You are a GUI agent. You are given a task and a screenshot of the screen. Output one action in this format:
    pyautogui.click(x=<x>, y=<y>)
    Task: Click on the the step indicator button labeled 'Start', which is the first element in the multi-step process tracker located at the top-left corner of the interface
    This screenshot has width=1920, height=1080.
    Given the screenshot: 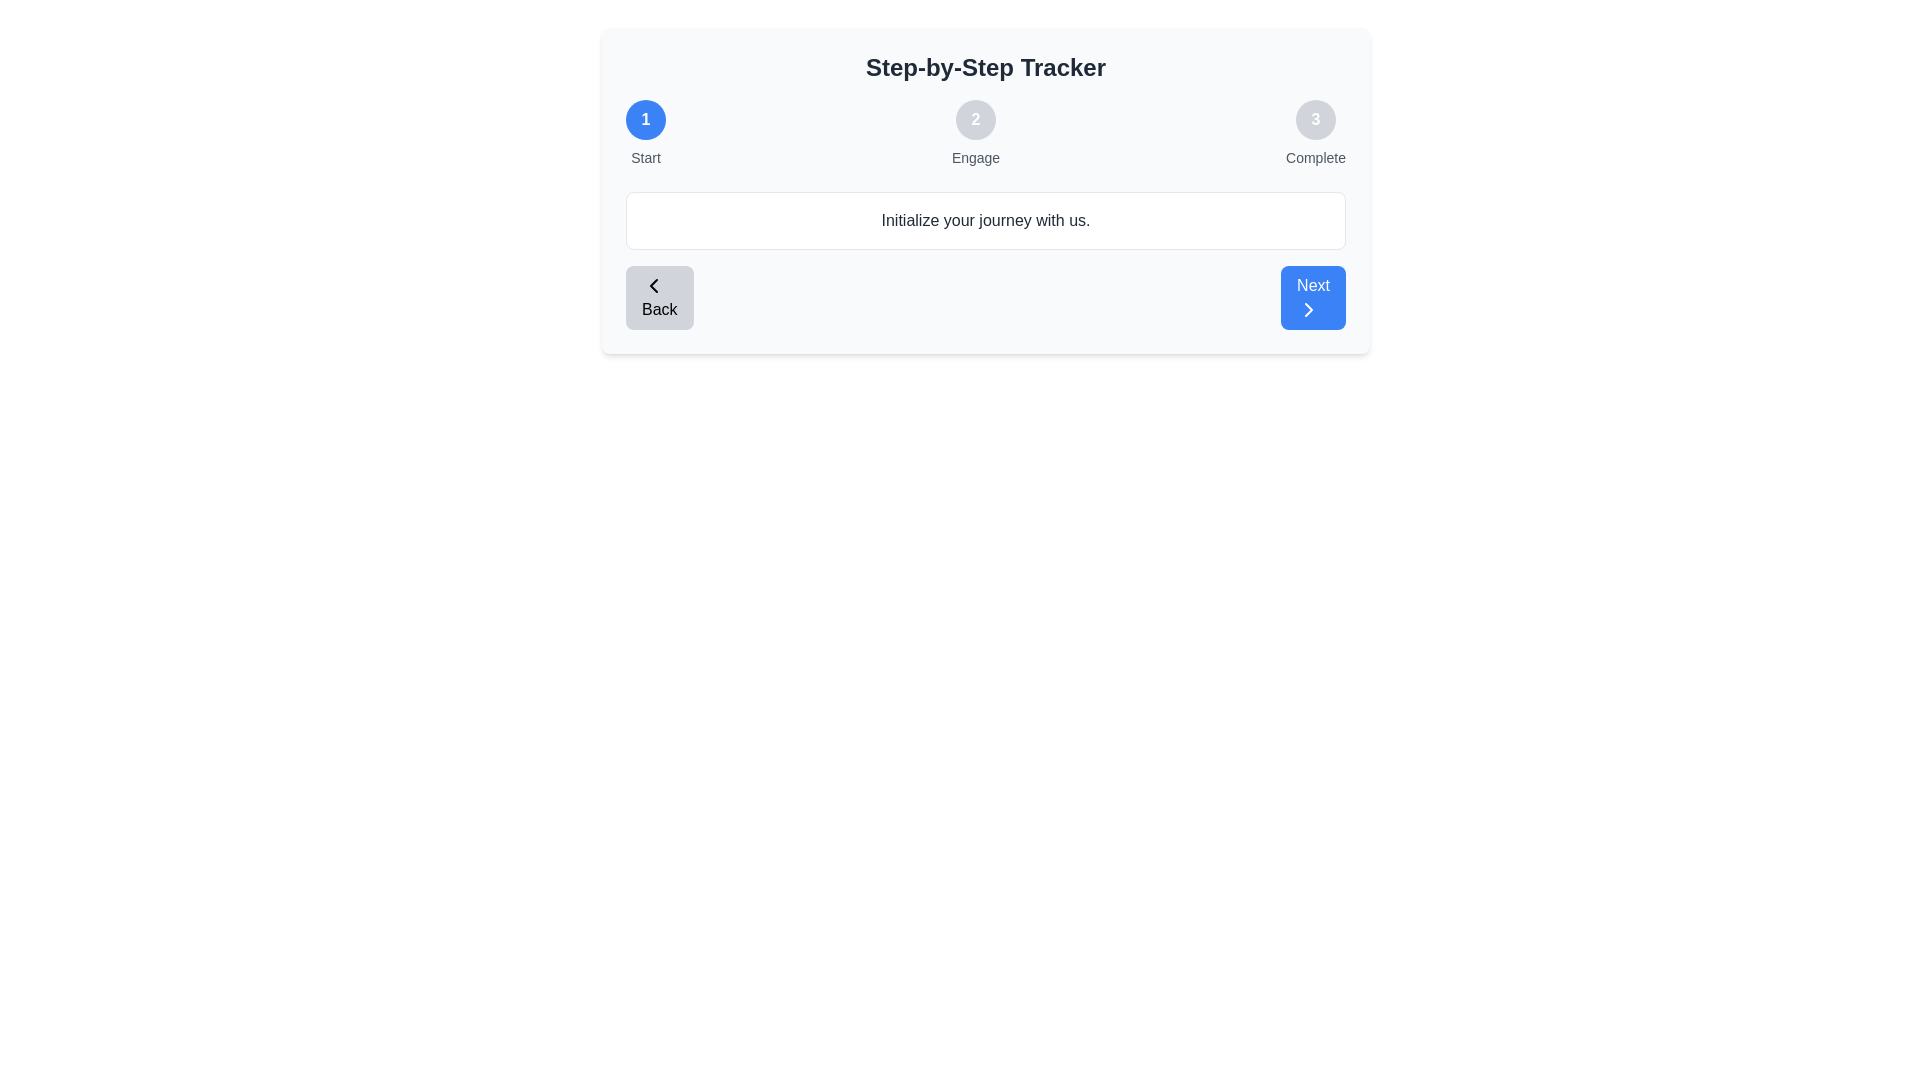 What is the action you would take?
    pyautogui.click(x=646, y=119)
    